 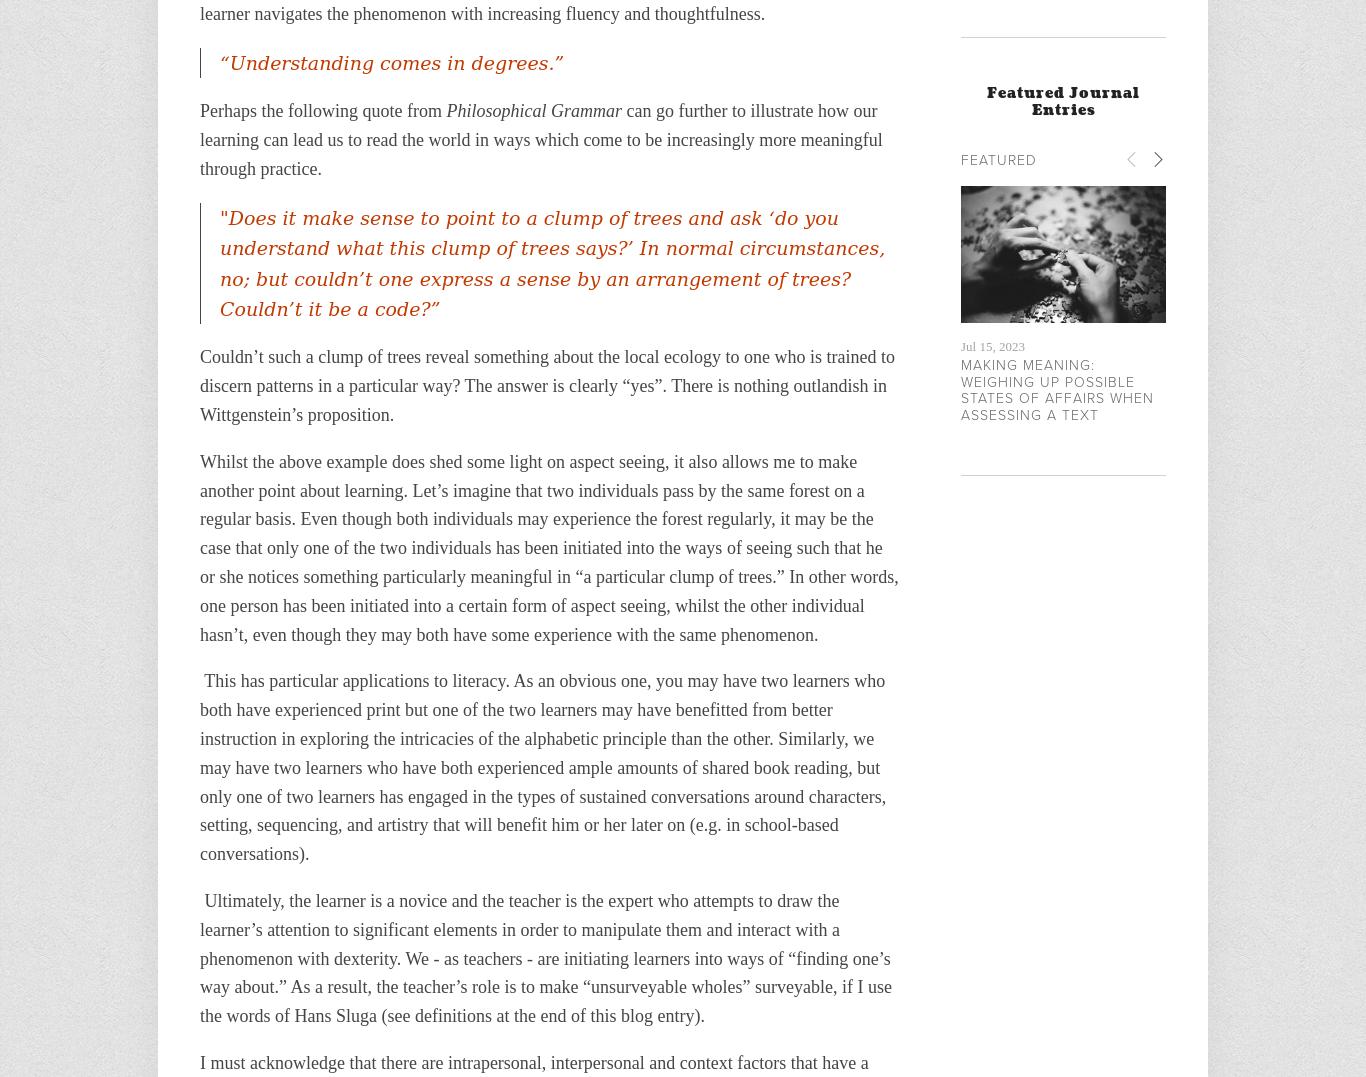 I want to click on 'Whilst the above example does shed some light on aspect seeing, it also allows me to make another point about learning. Let’s imagine that two individuals pass by the same forest on a regular basis. Even though both individuals may experience the forest regularly, it may be the case that only one of the two individuals has been initiated into the ways of seeing such that he or she notices something particularly meaningful in “a particular clump of trees.” In other words, one person has been initiated into a certain form of aspect seeing, whilst the other individual hasn’t, even though they may both have some experience with the same phenomenon.', so click(x=551, y=547).